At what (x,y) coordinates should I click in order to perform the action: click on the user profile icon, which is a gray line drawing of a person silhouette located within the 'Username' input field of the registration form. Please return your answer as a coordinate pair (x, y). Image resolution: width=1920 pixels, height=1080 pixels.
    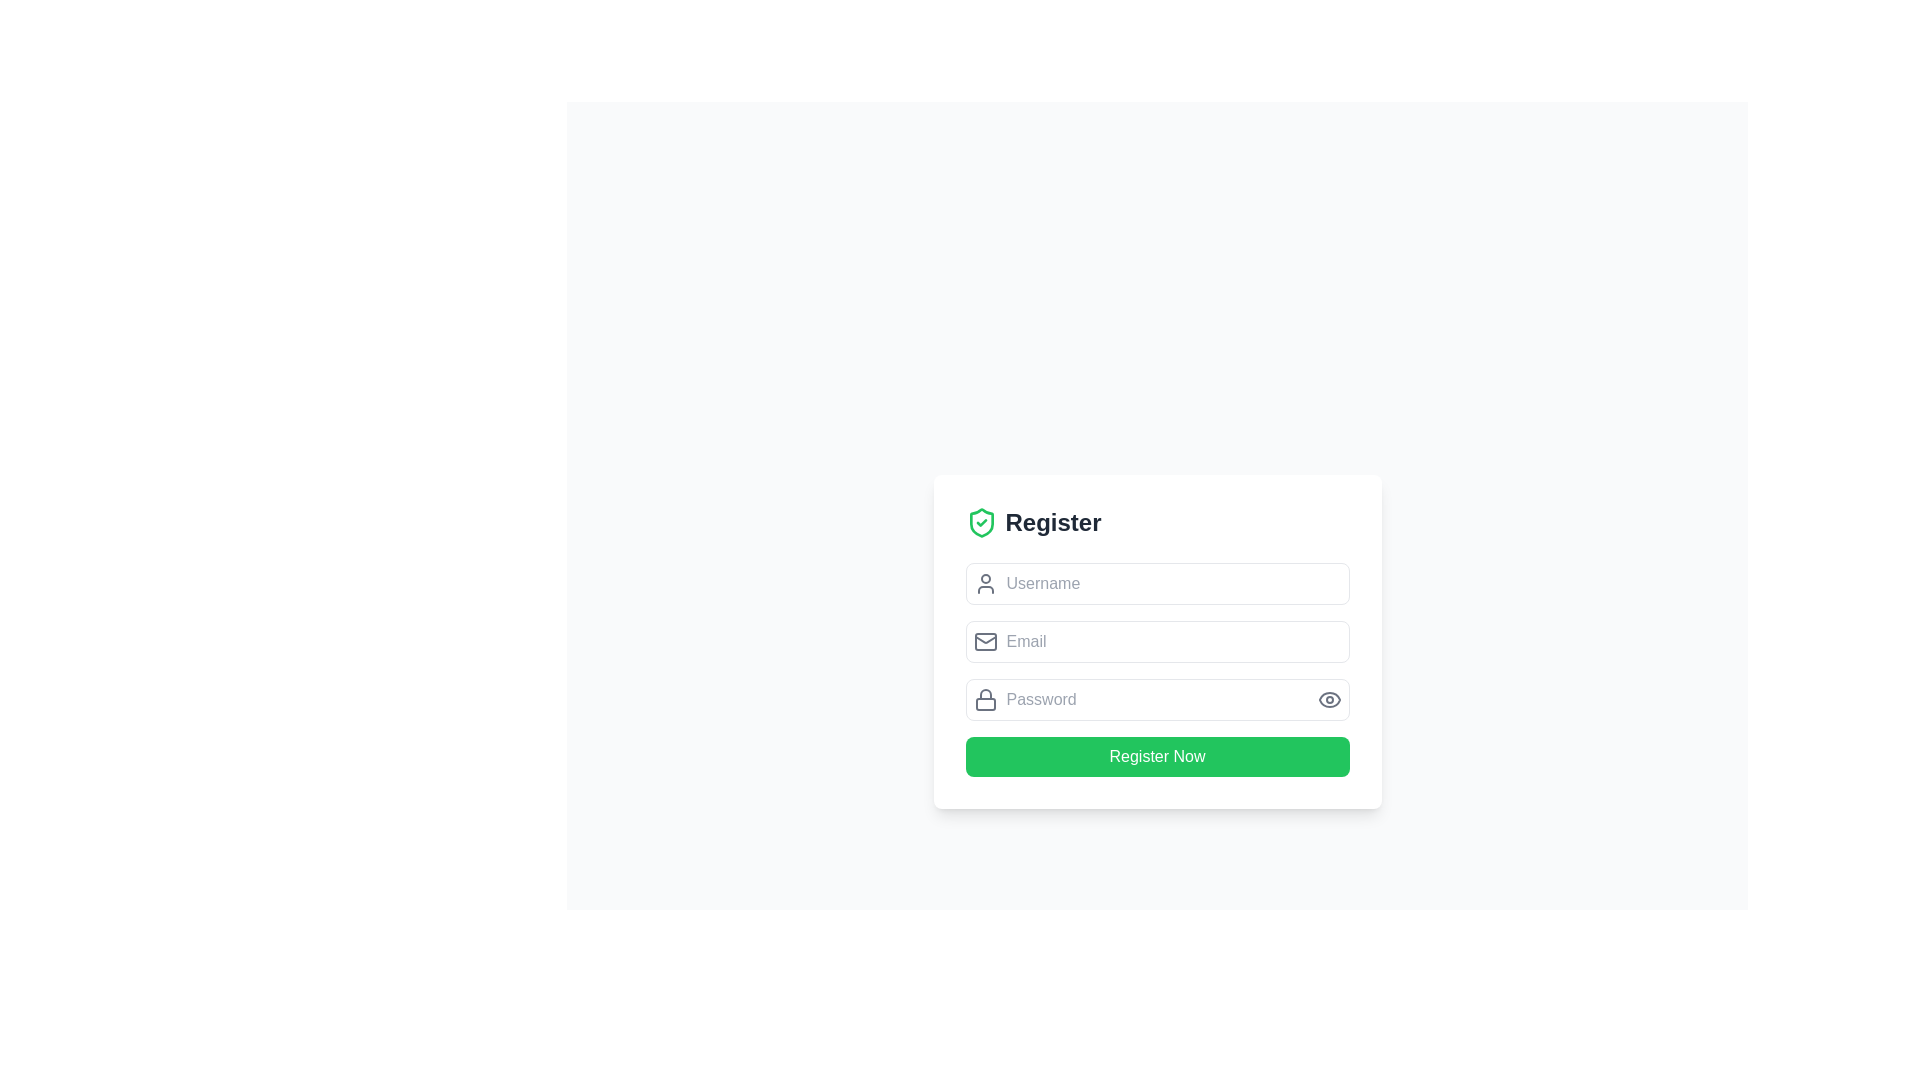
    Looking at the image, I should click on (985, 583).